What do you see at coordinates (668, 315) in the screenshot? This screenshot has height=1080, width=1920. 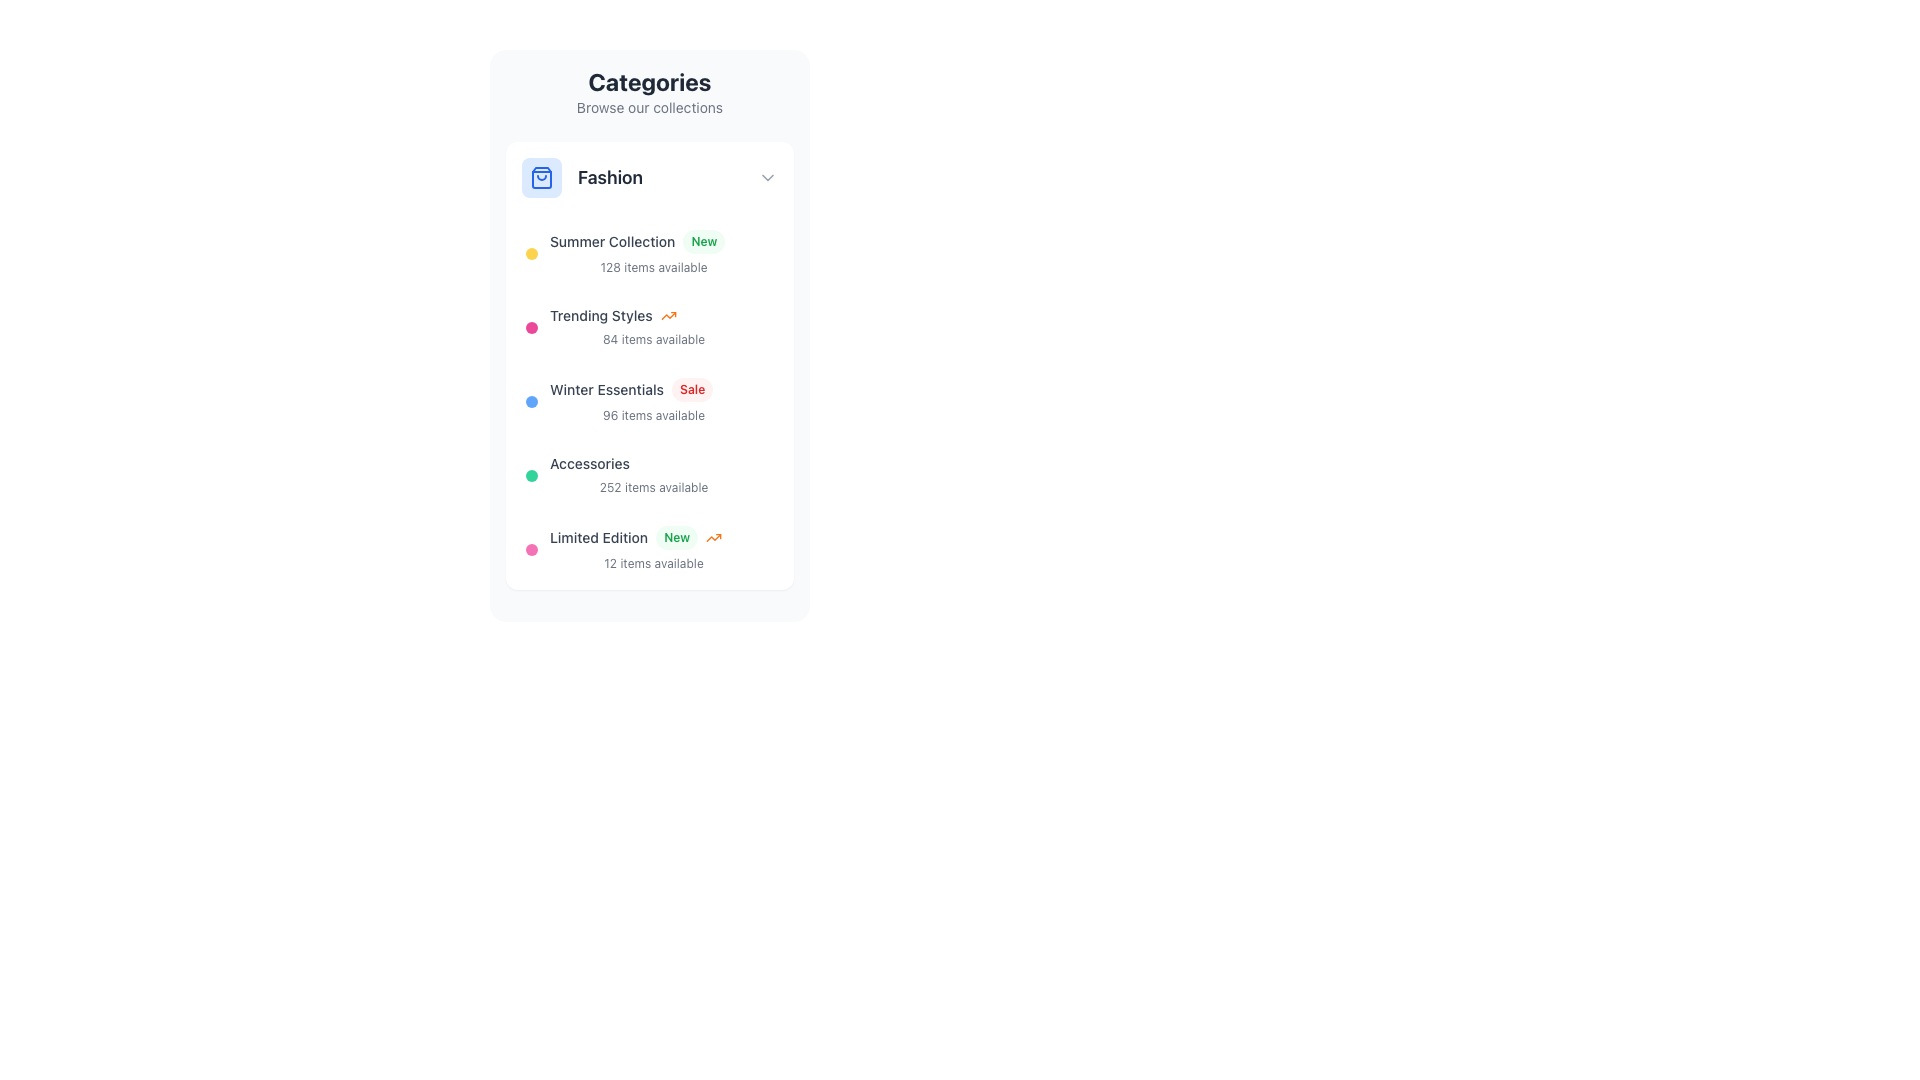 I see `the small orange line chart icon with an upward trend located to the right of the 'Trending Styles' text in the 'Fashion' category list` at bounding box center [668, 315].